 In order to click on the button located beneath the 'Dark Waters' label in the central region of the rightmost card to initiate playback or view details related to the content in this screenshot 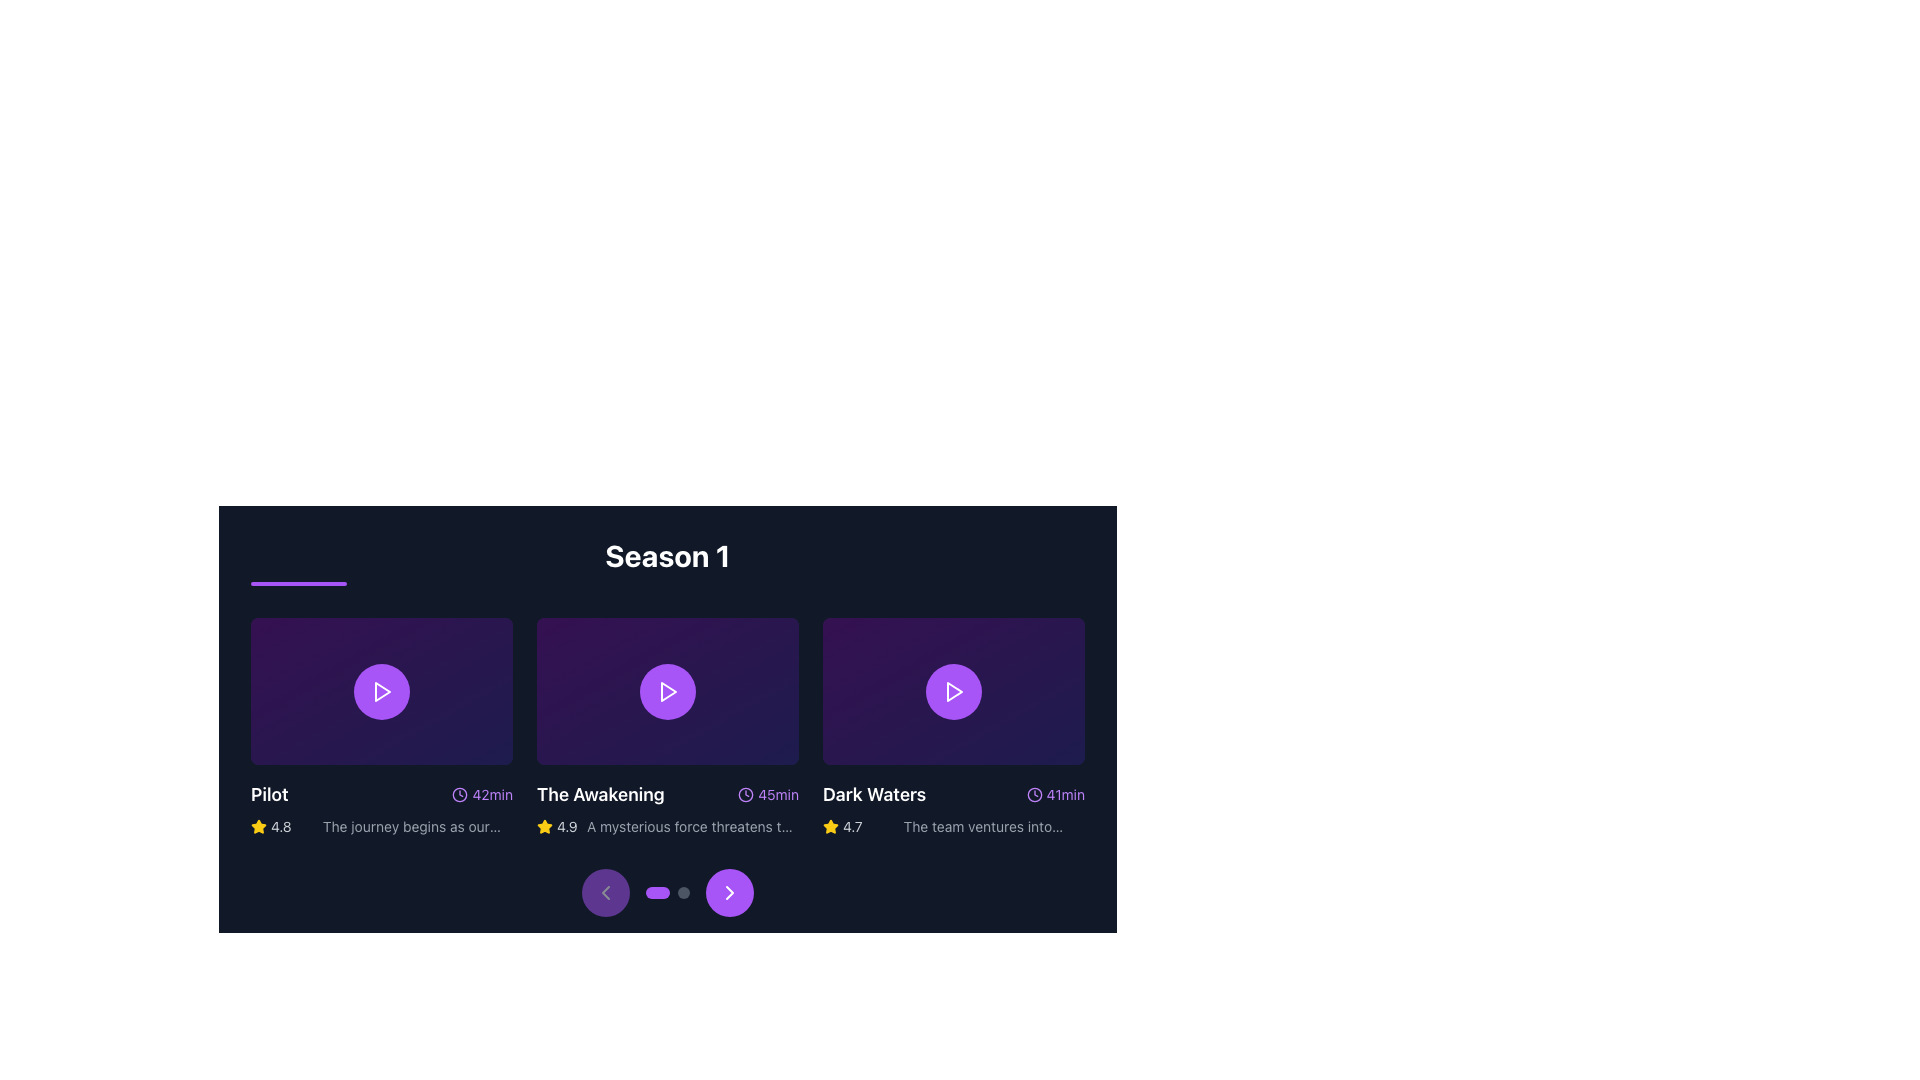, I will do `click(953, 689)`.